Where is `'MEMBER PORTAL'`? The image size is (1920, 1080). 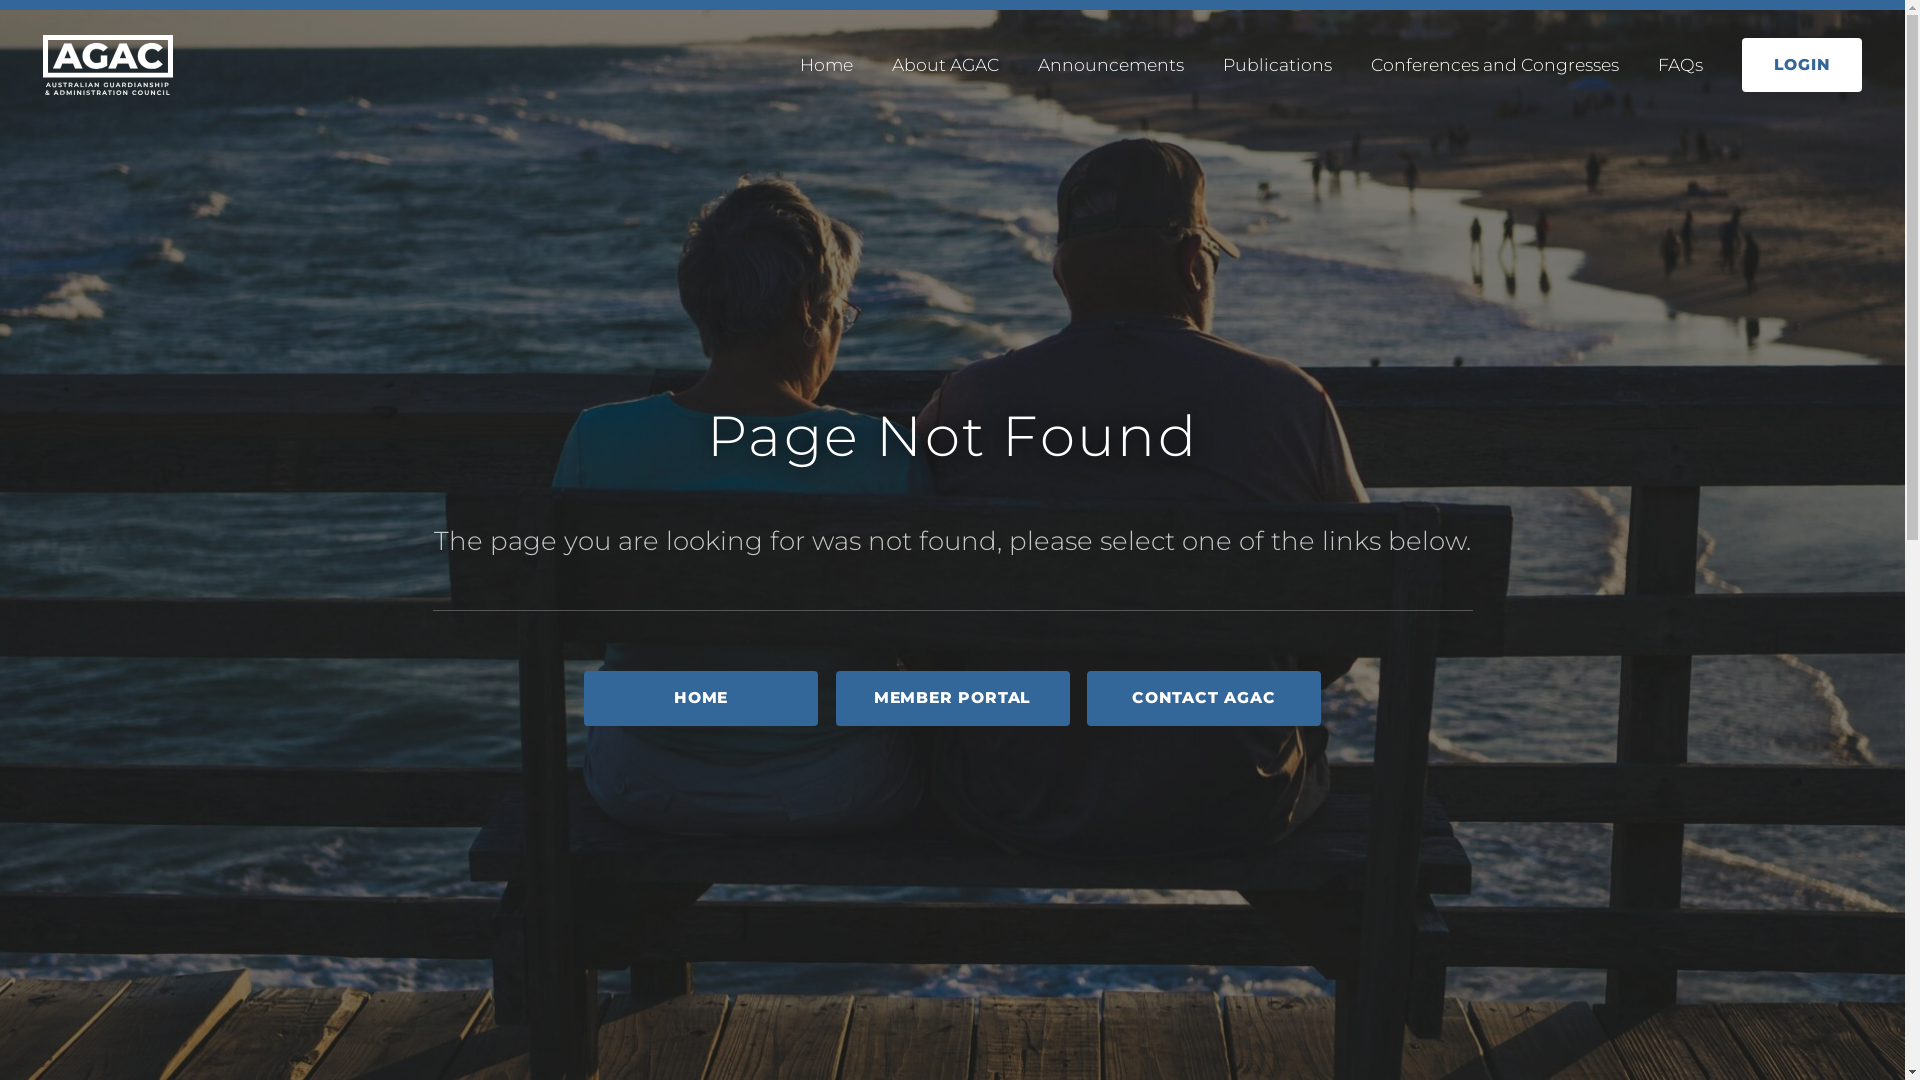
'MEMBER PORTAL' is located at coordinates (952, 697).